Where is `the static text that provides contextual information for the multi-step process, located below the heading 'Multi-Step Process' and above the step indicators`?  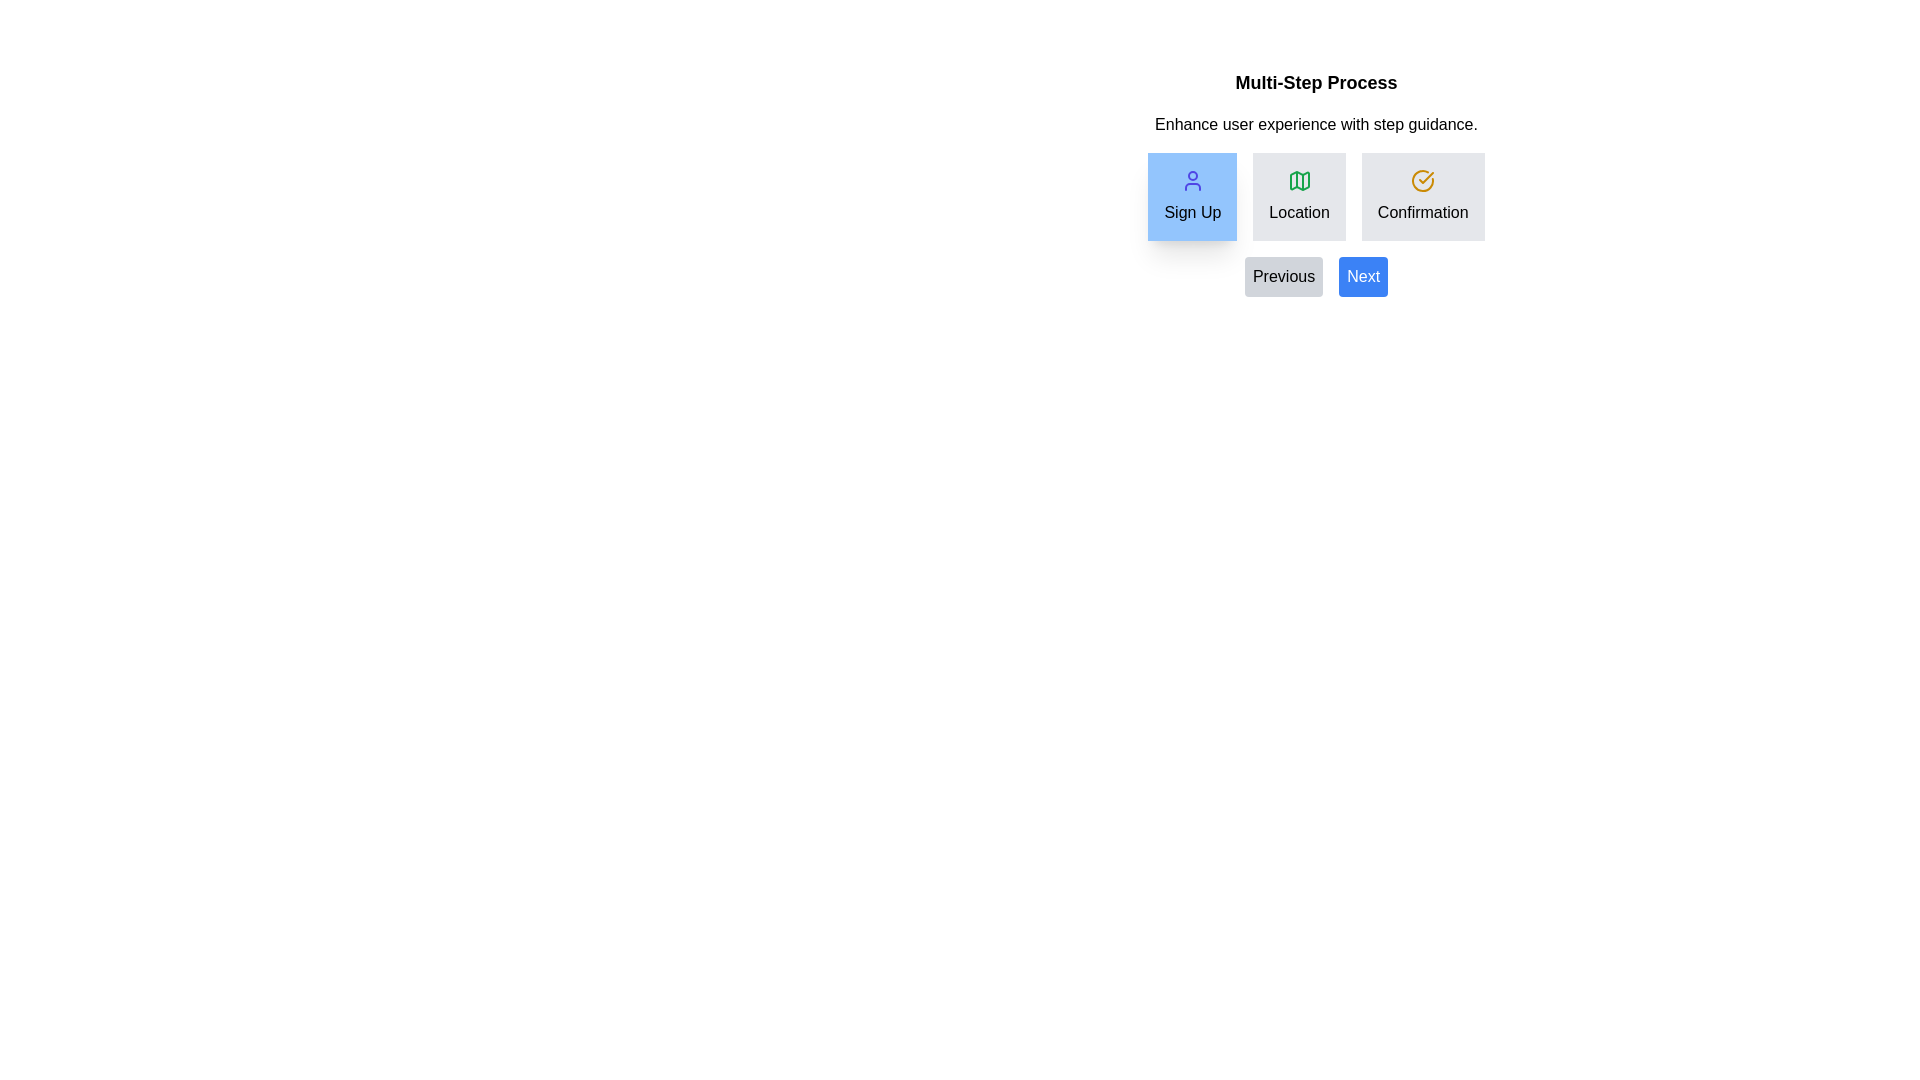 the static text that provides contextual information for the multi-step process, located below the heading 'Multi-Step Process' and above the step indicators is located at coordinates (1316, 124).